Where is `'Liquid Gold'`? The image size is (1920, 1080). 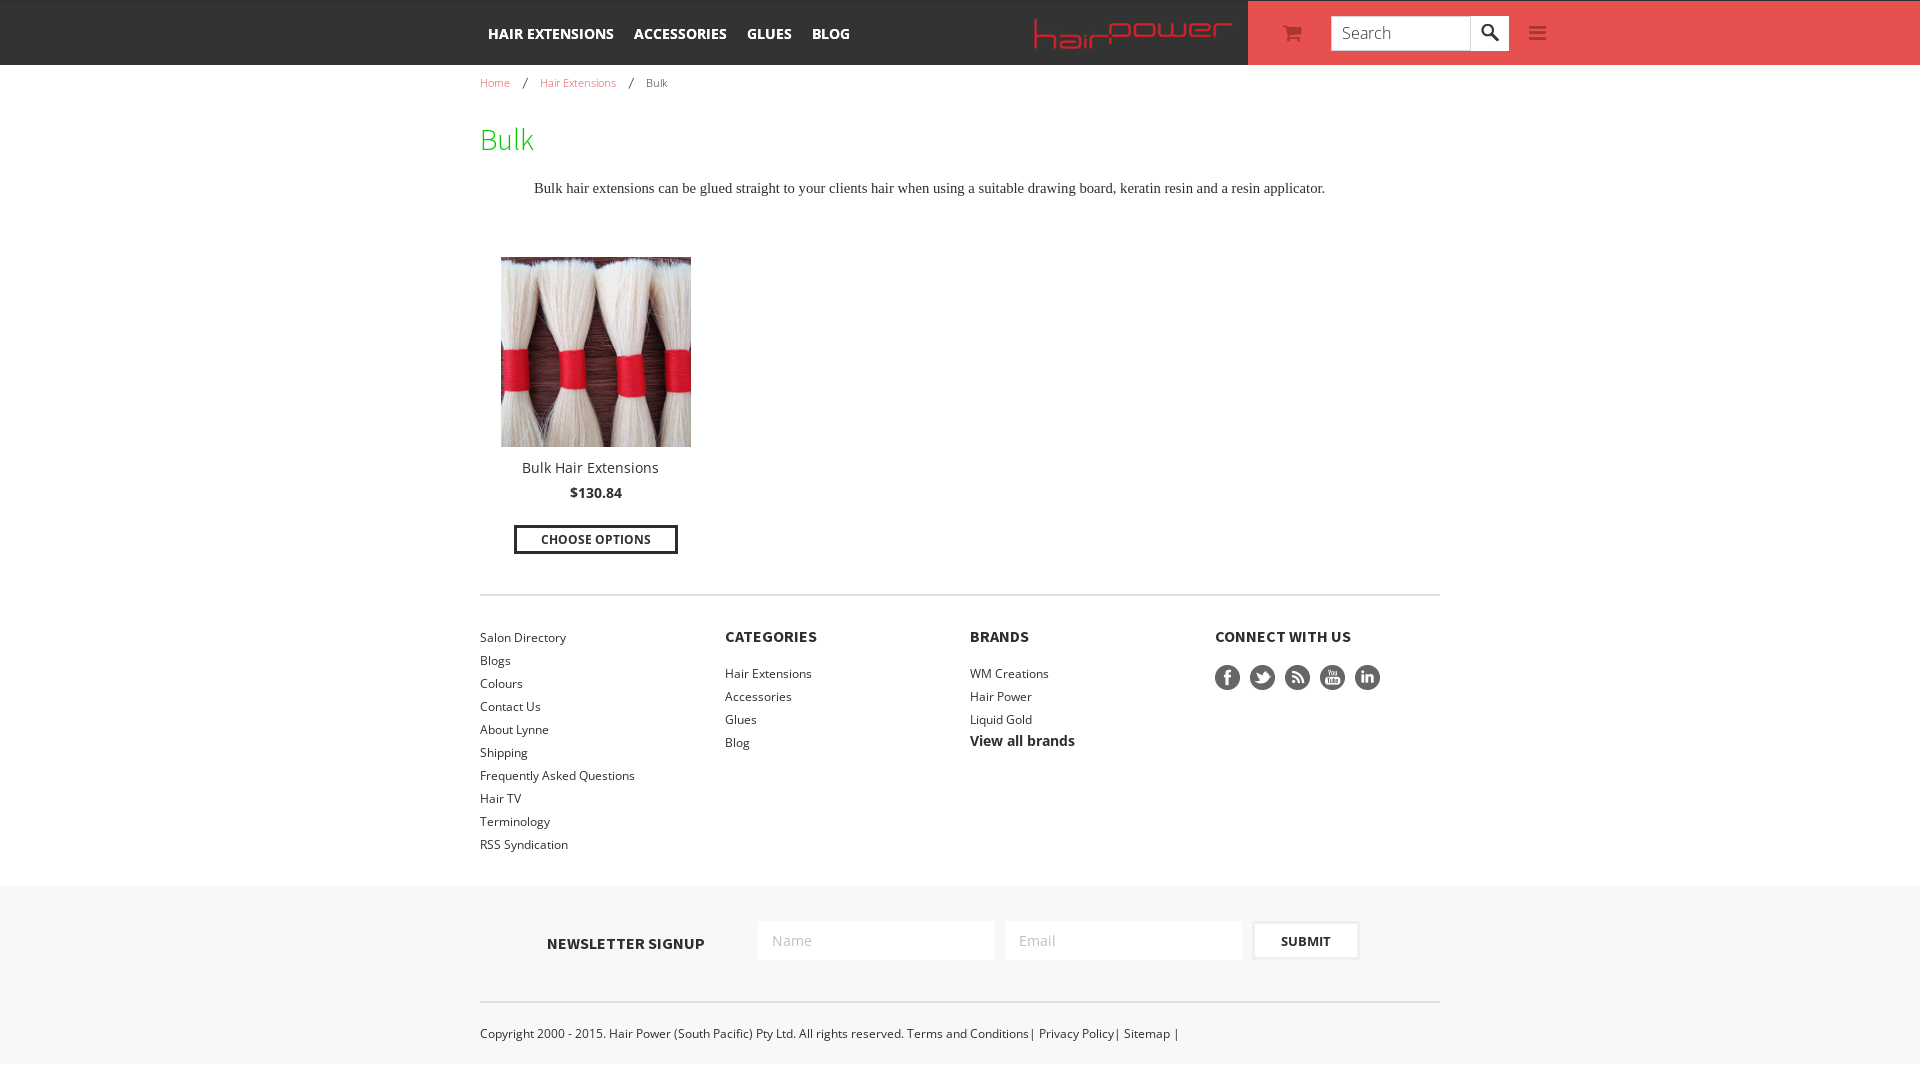
'Liquid Gold' is located at coordinates (1001, 718).